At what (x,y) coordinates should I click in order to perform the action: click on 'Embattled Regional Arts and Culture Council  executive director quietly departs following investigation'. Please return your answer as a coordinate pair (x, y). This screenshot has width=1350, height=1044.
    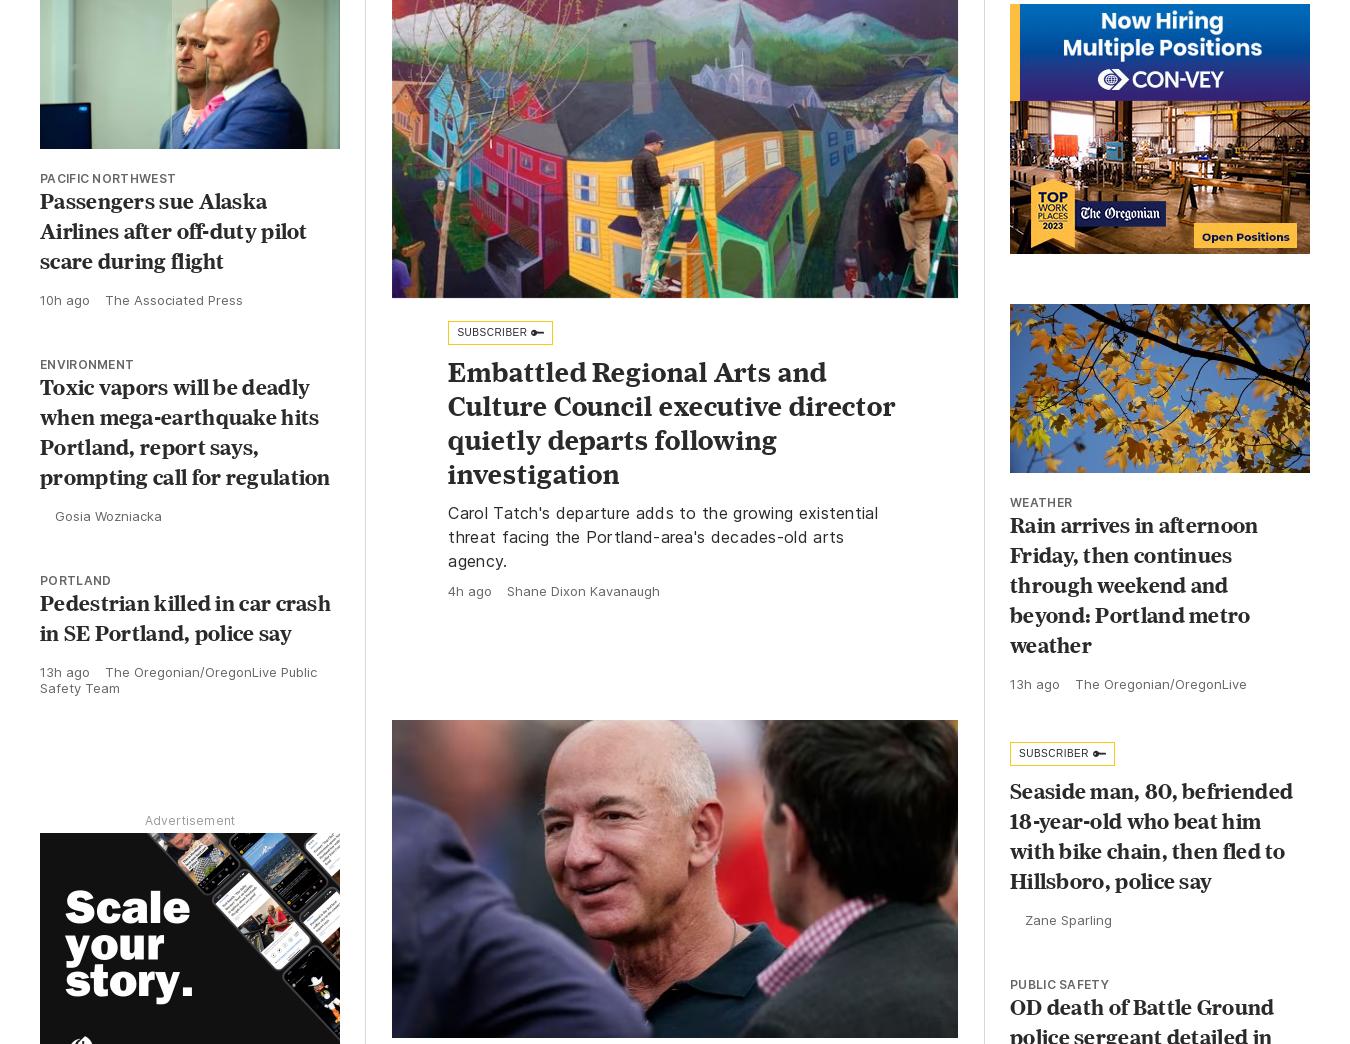
    Looking at the image, I should click on (672, 422).